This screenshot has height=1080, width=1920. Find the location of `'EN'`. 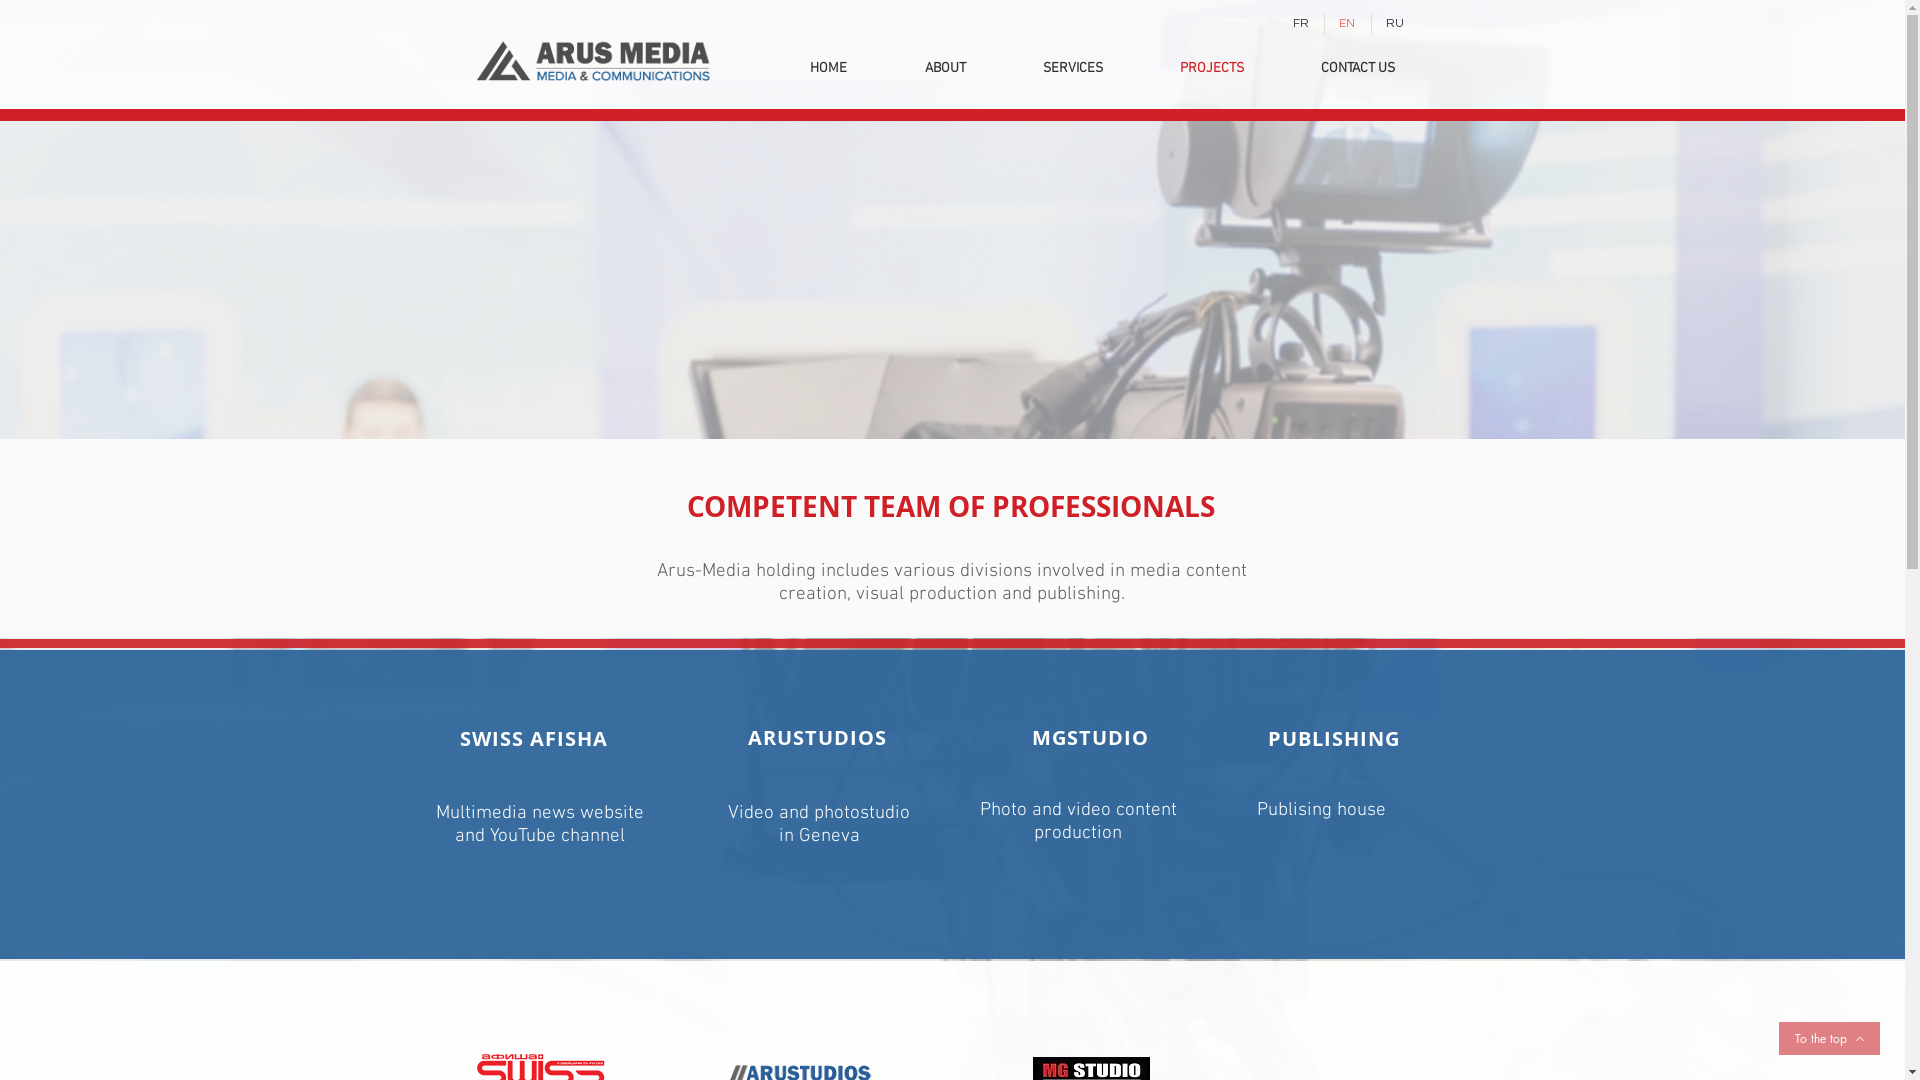

'EN' is located at coordinates (1347, 23).